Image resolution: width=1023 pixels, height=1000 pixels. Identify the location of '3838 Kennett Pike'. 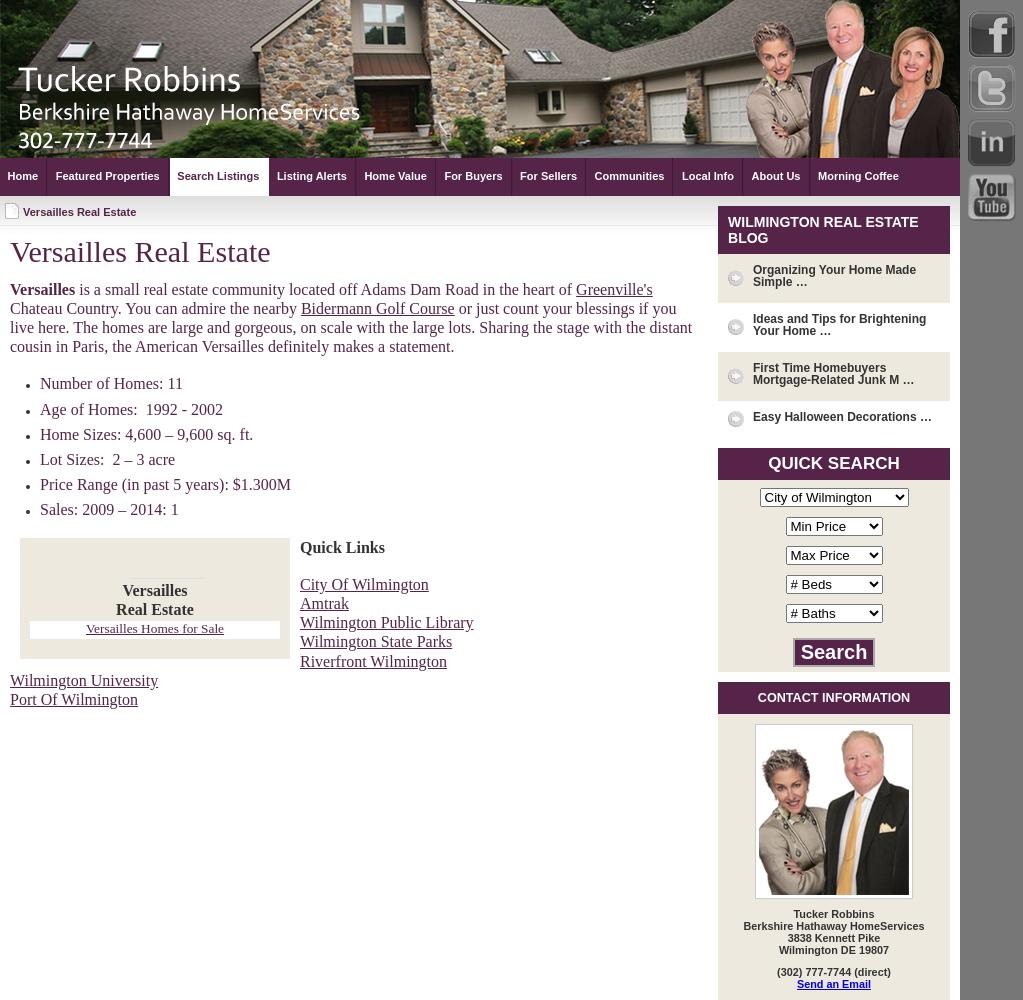
(785, 937).